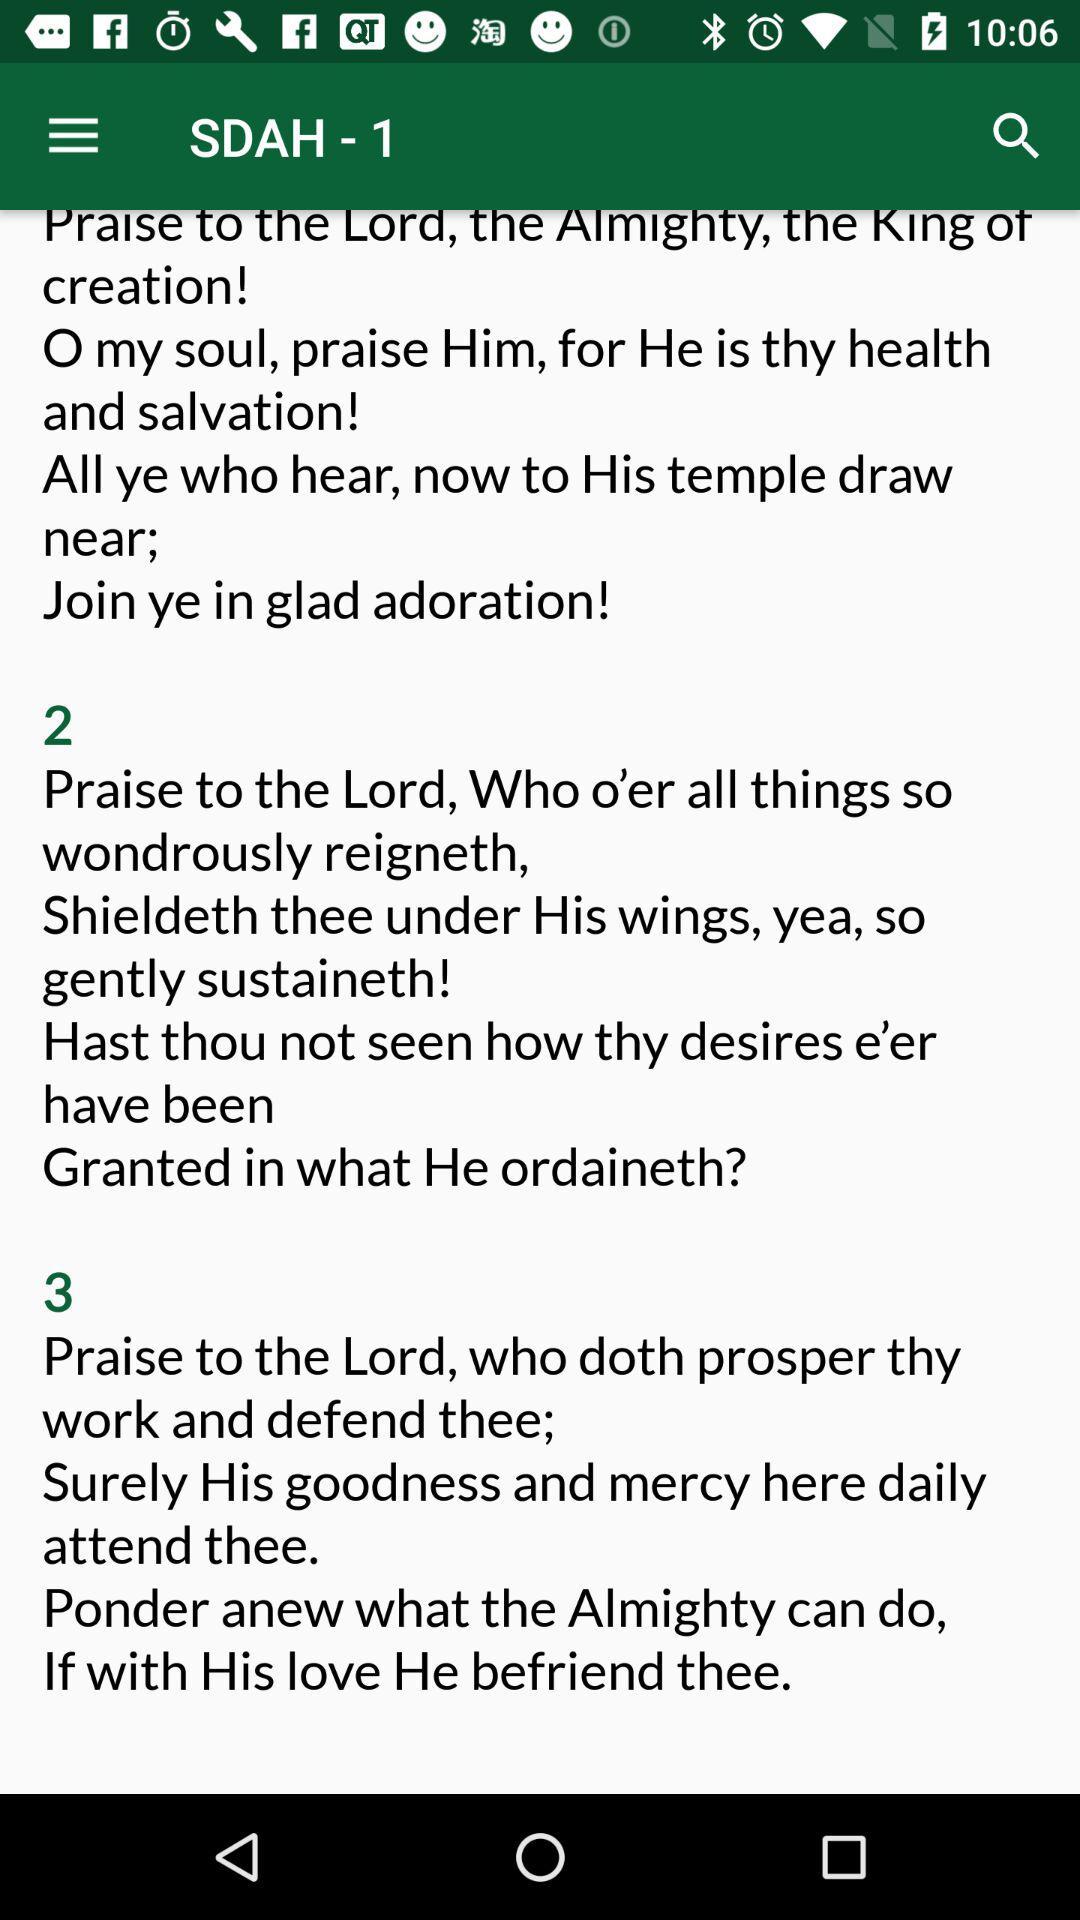  Describe the element at coordinates (72, 135) in the screenshot. I see `the item next to the sdah - 1 icon` at that location.